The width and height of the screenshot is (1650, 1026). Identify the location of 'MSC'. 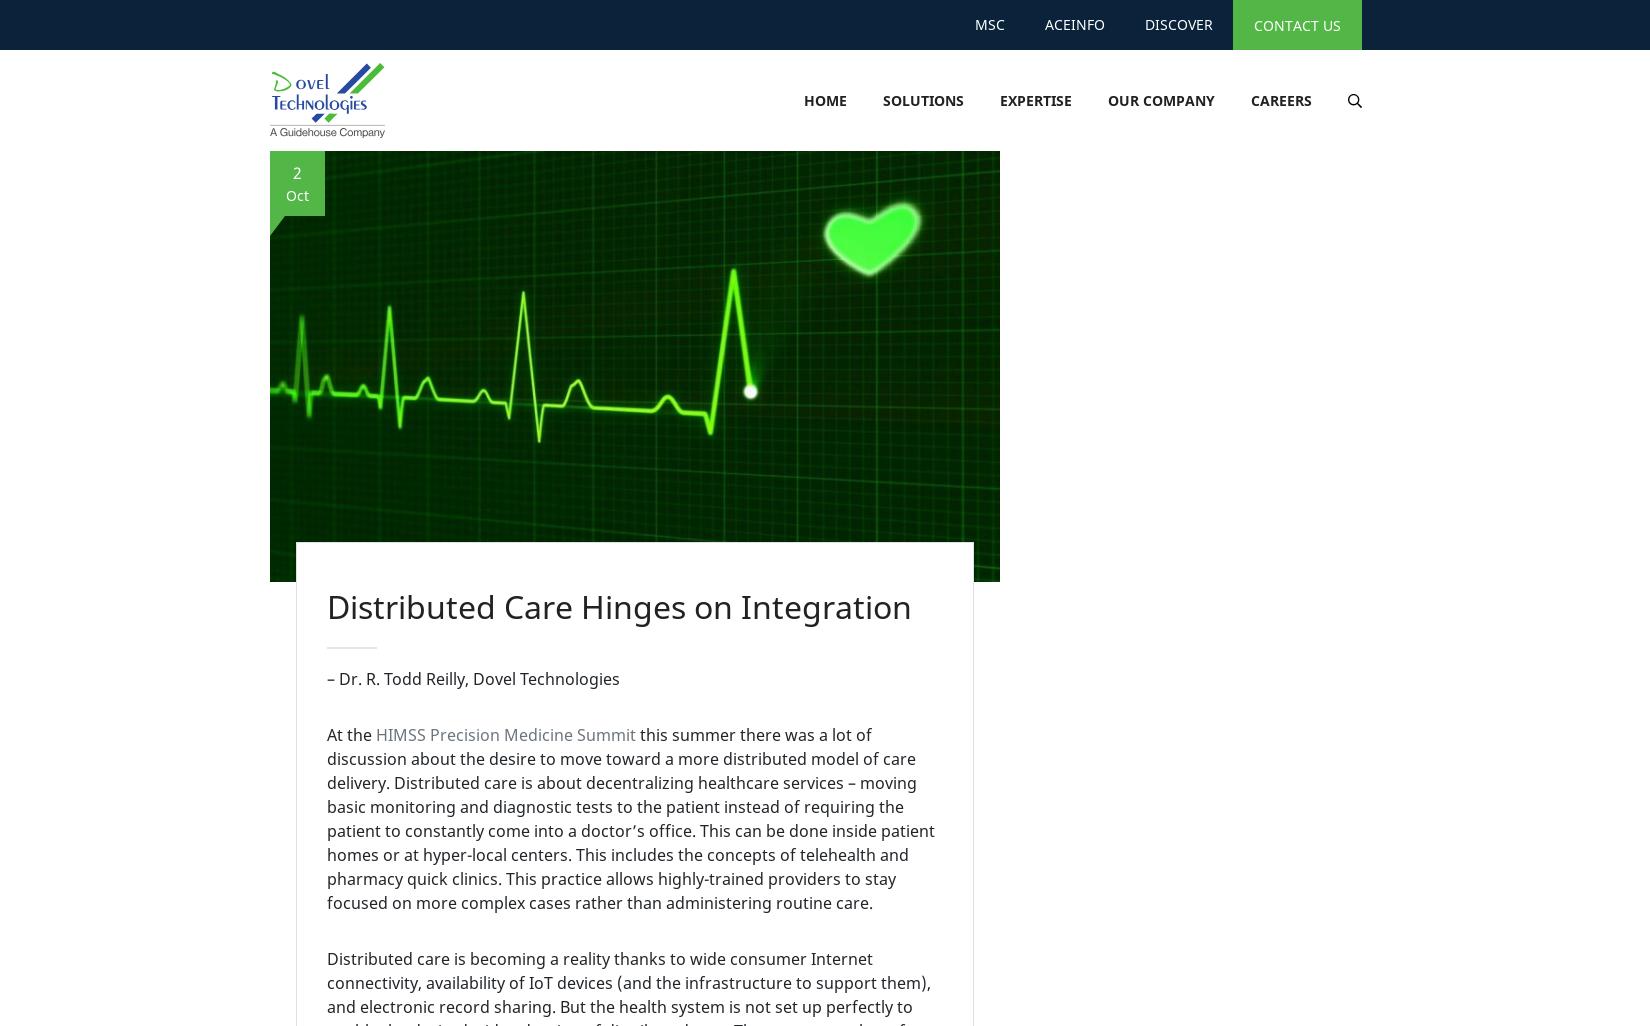
(990, 24).